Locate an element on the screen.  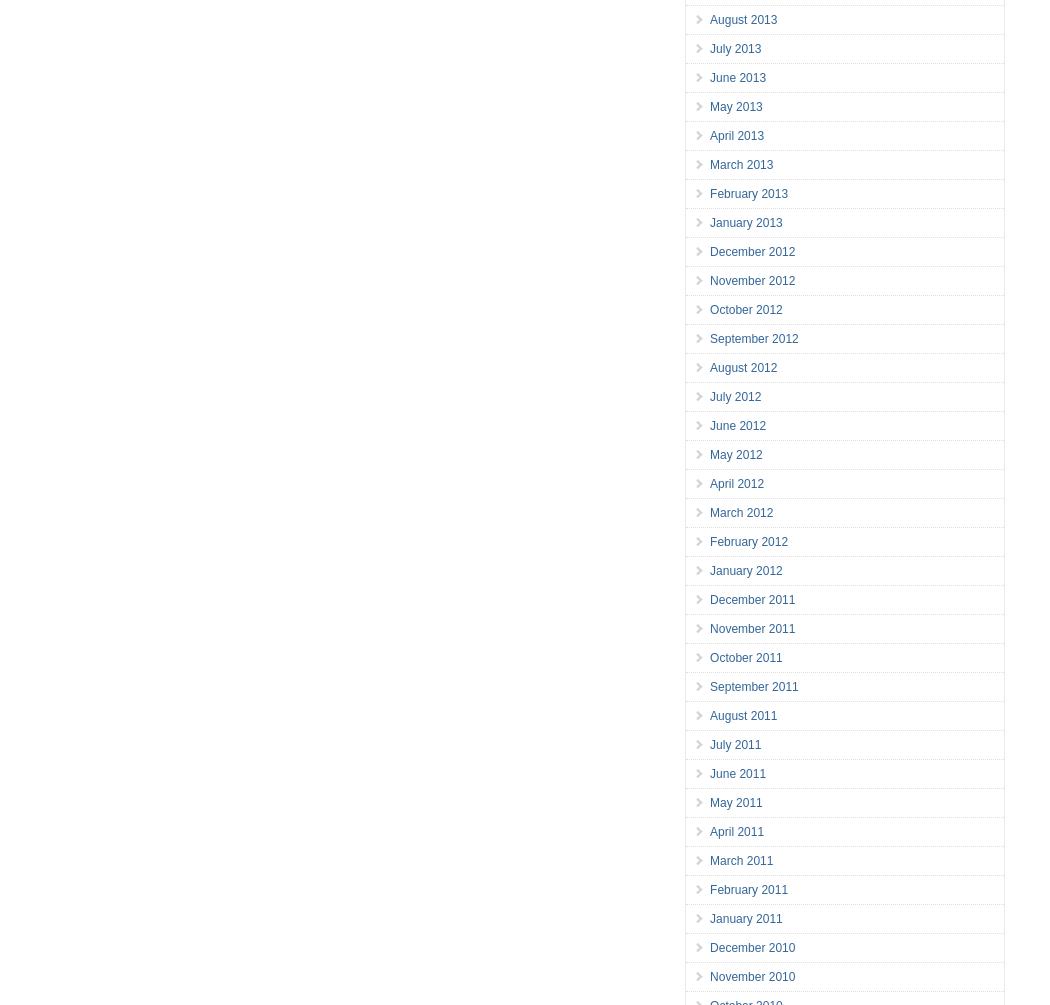
'December 2011' is located at coordinates (752, 598).